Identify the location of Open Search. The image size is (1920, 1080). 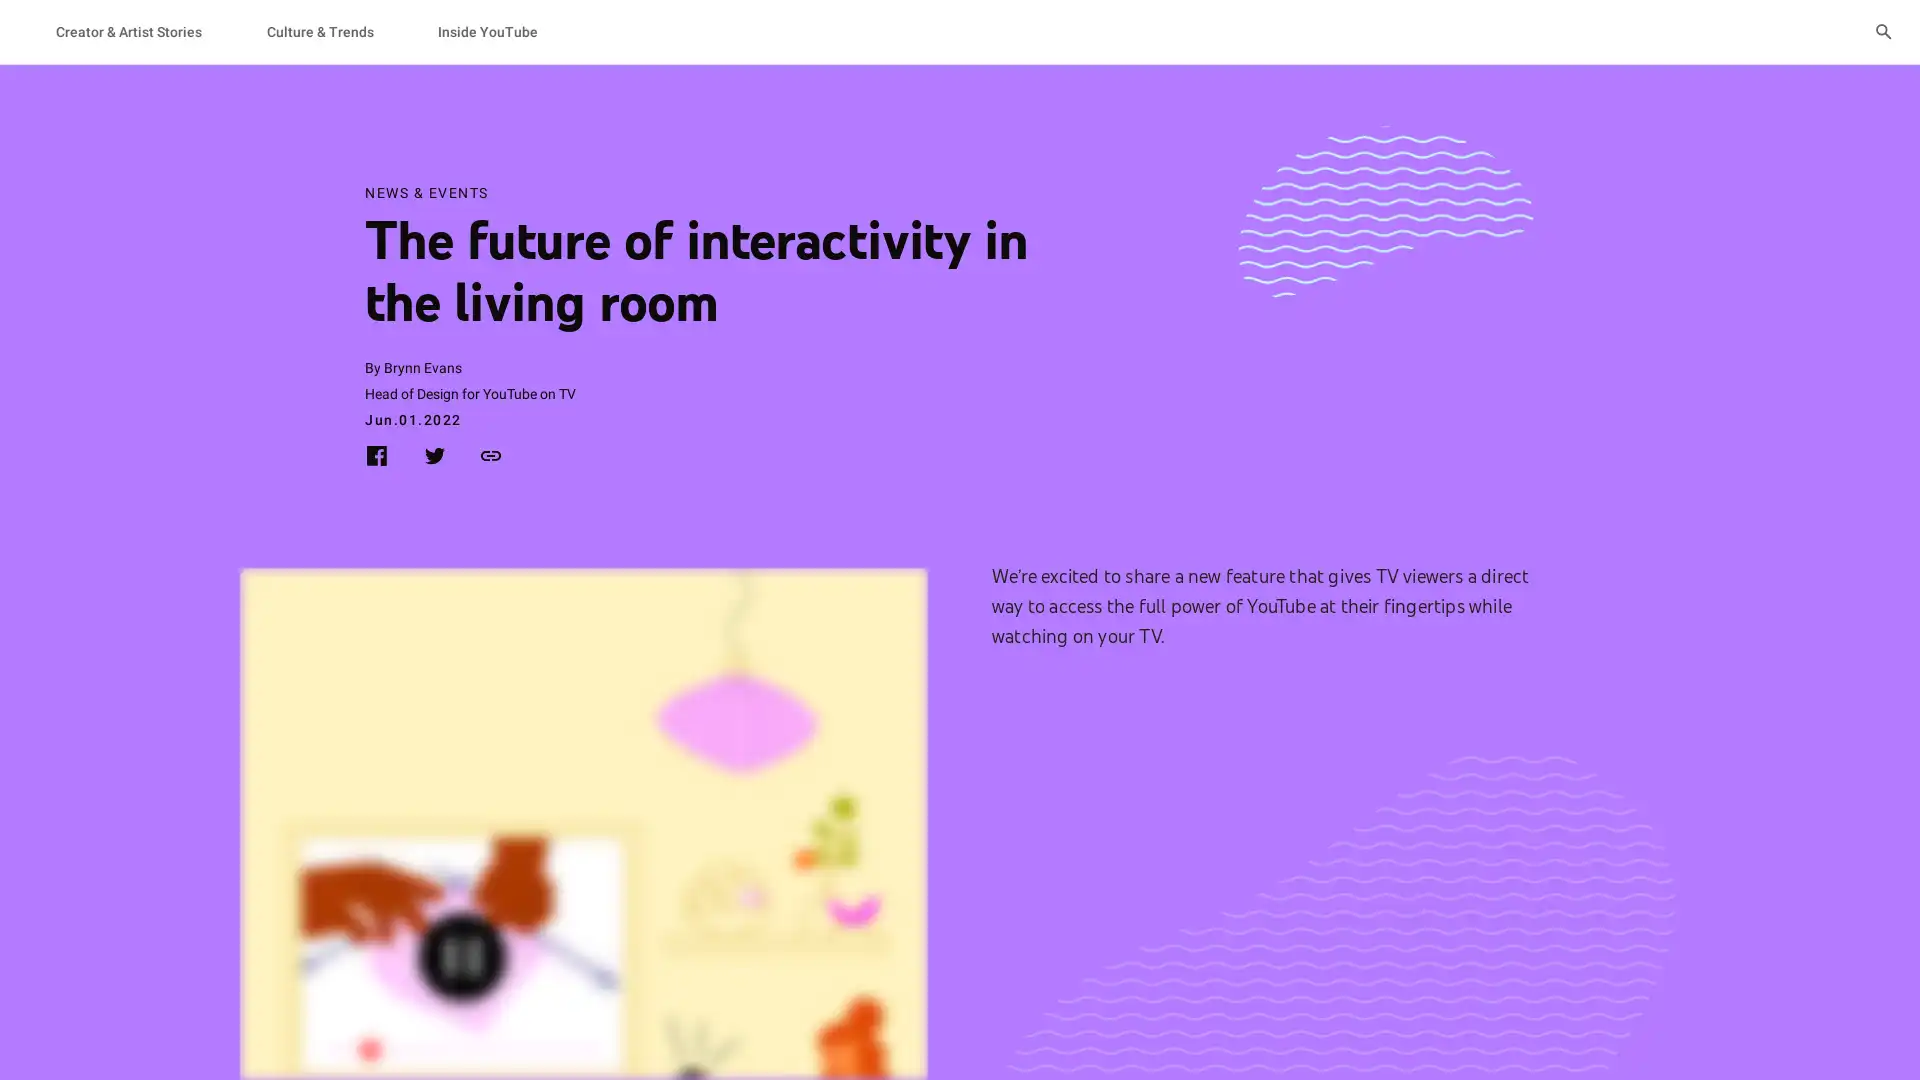
(1882, 31).